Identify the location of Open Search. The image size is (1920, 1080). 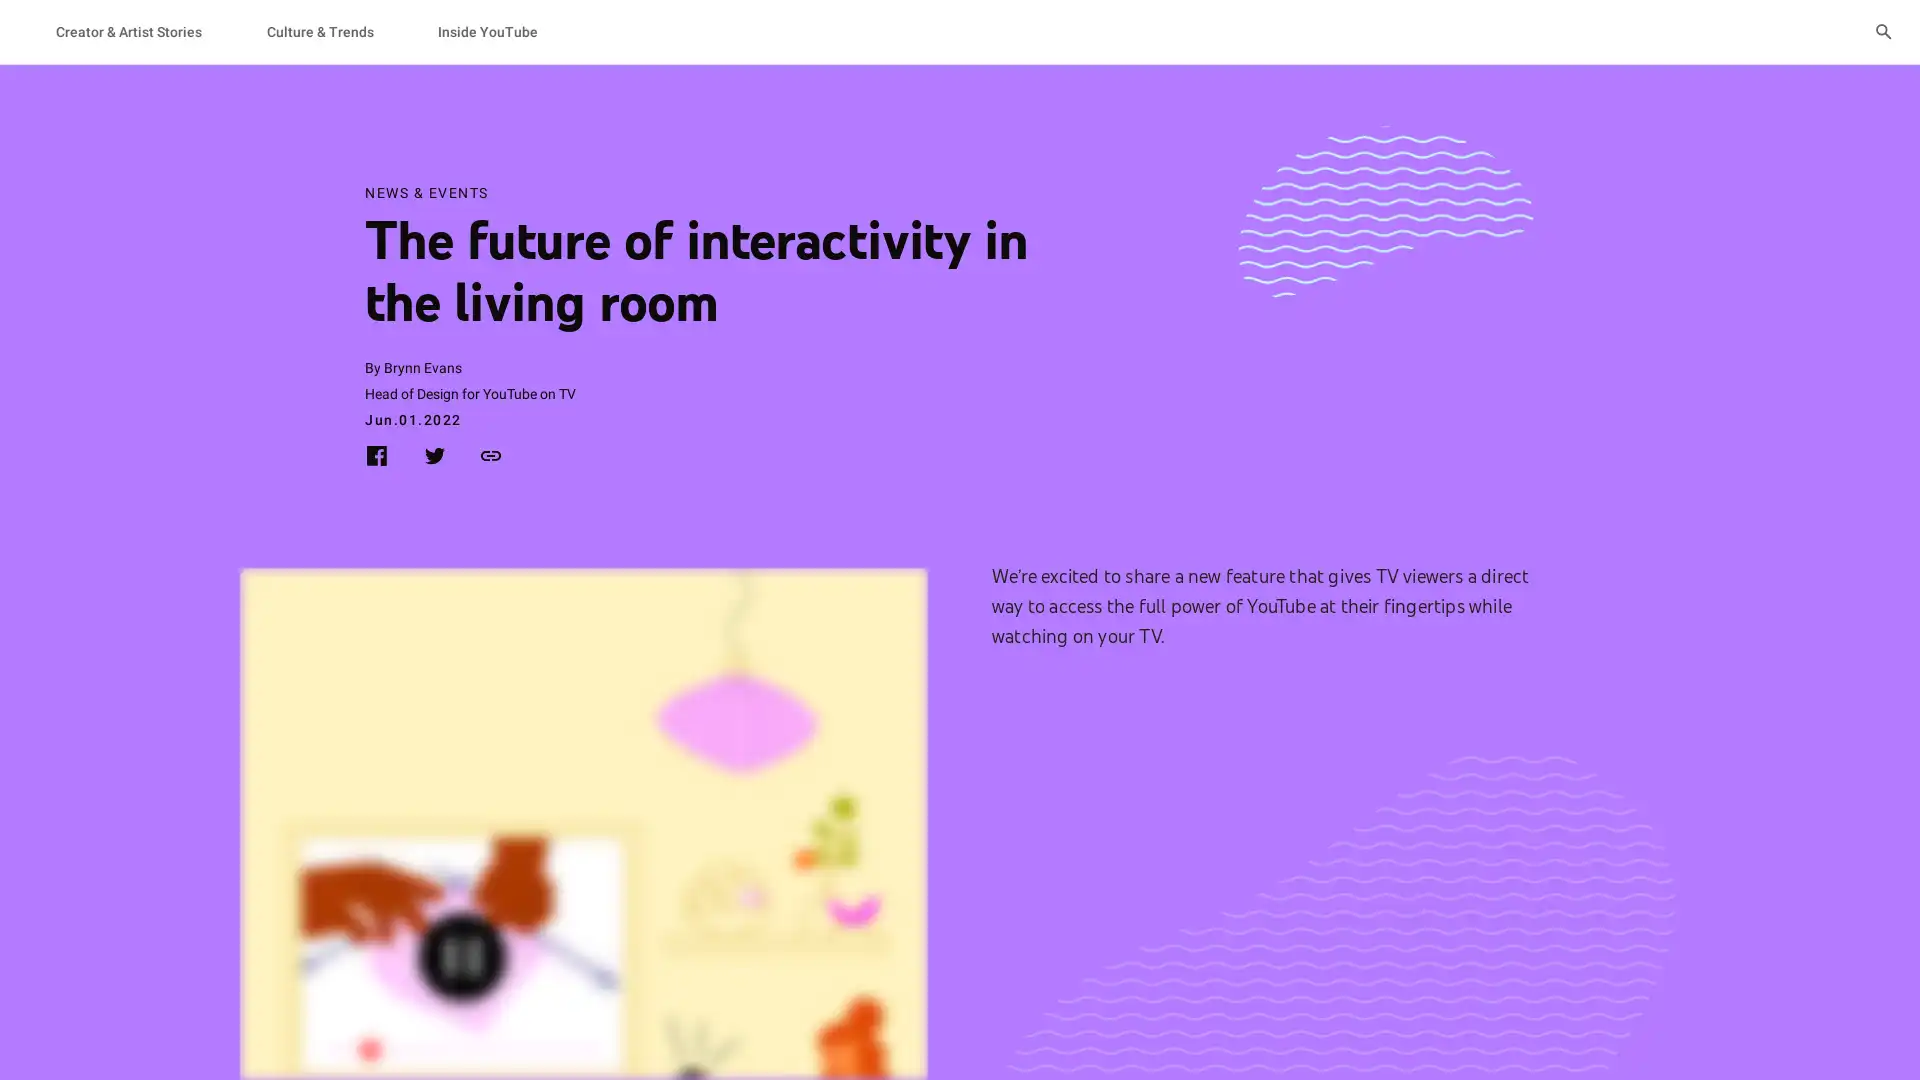
(1882, 31).